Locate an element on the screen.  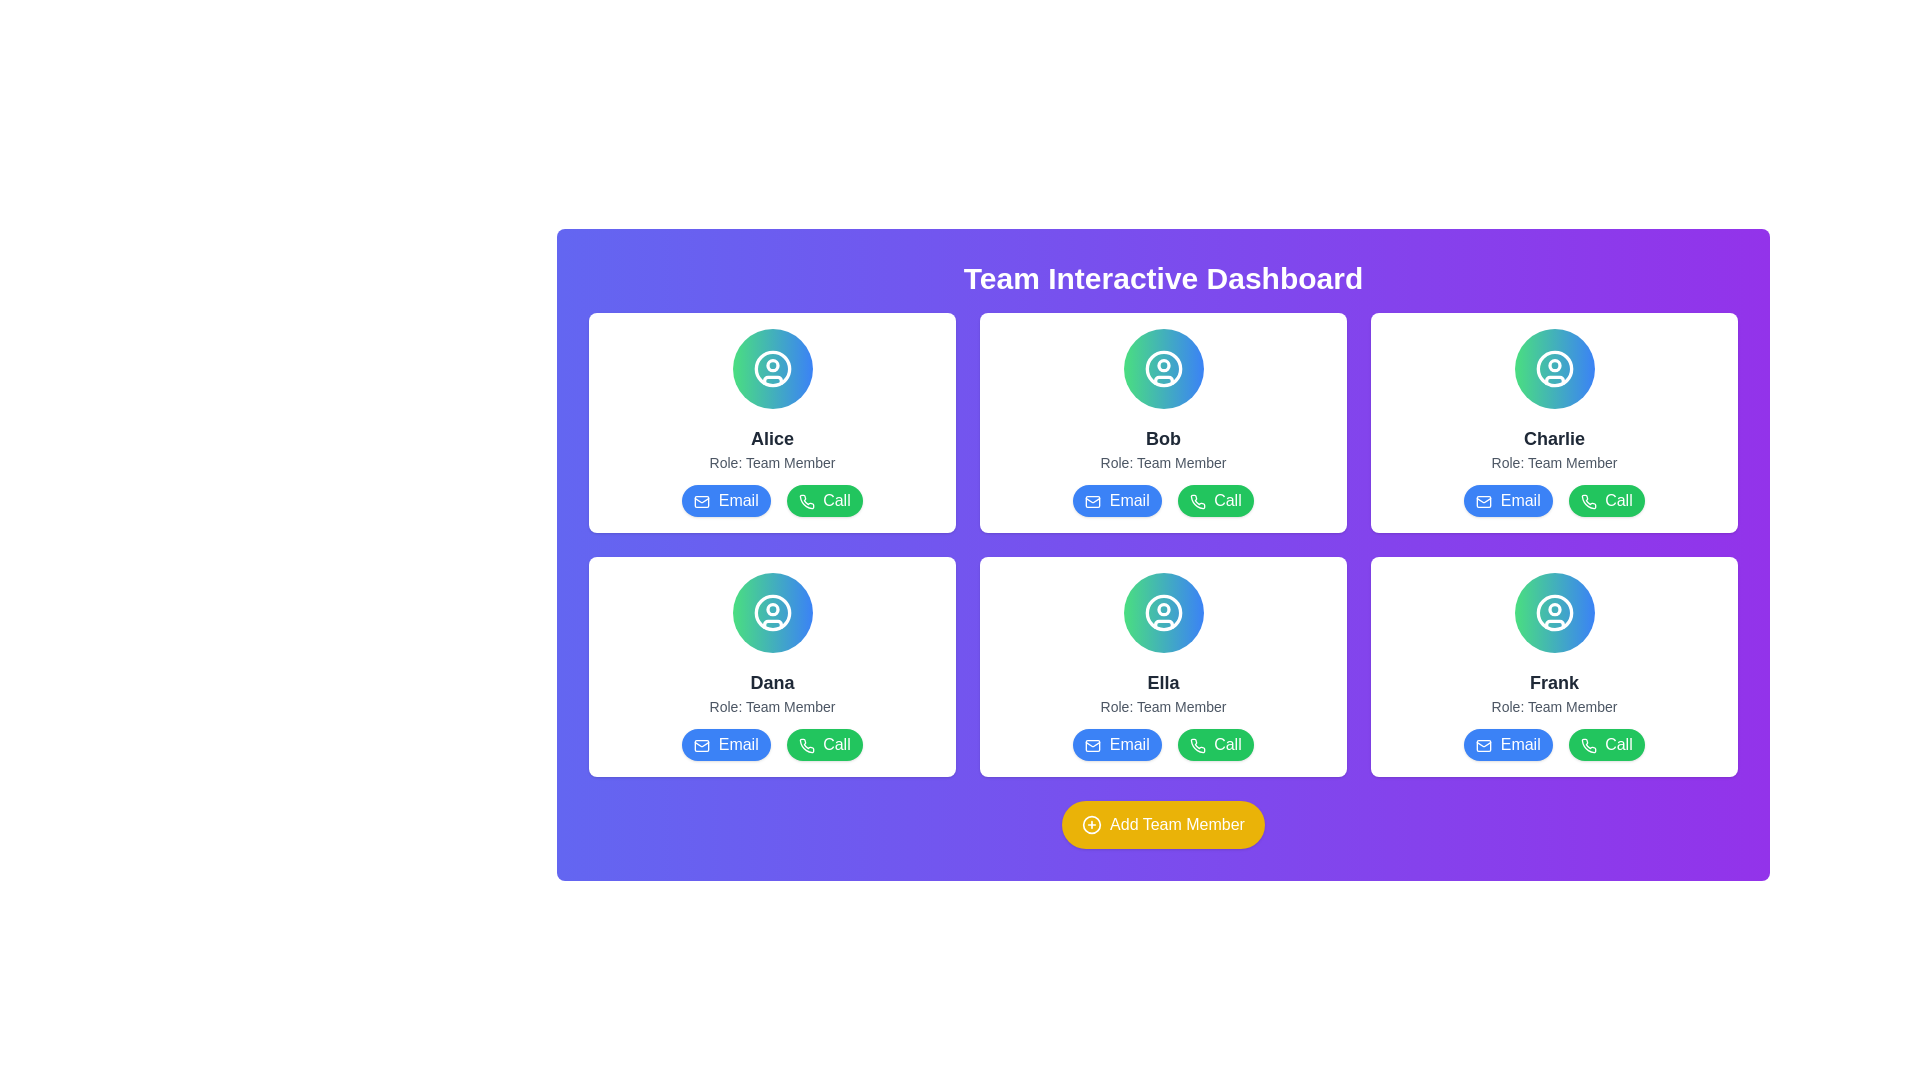
the inner circle of the user icon in the card labeled 'Ella' is located at coordinates (1163, 612).